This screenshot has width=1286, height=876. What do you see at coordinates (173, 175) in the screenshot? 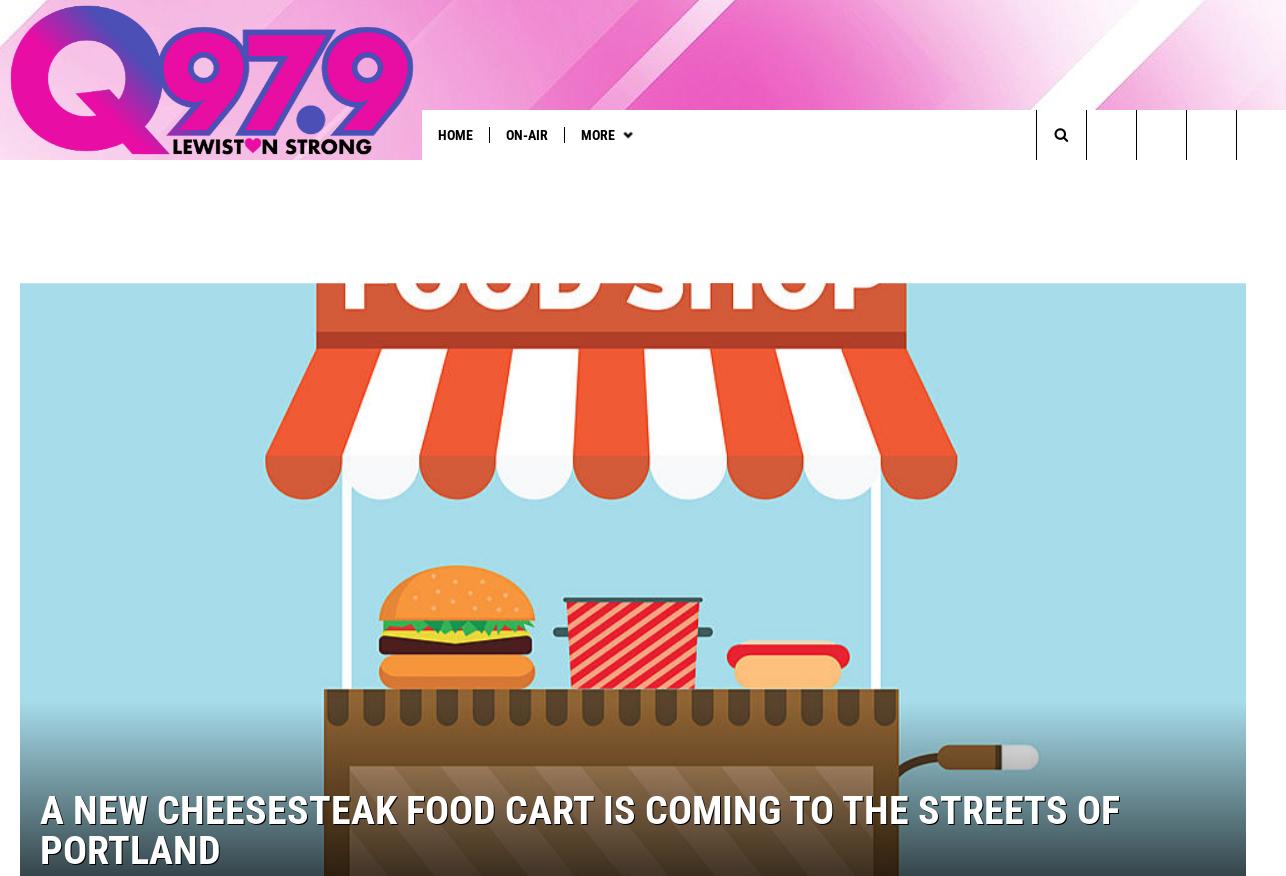
I see `'See Taylor Swift in Paris'` at bounding box center [173, 175].